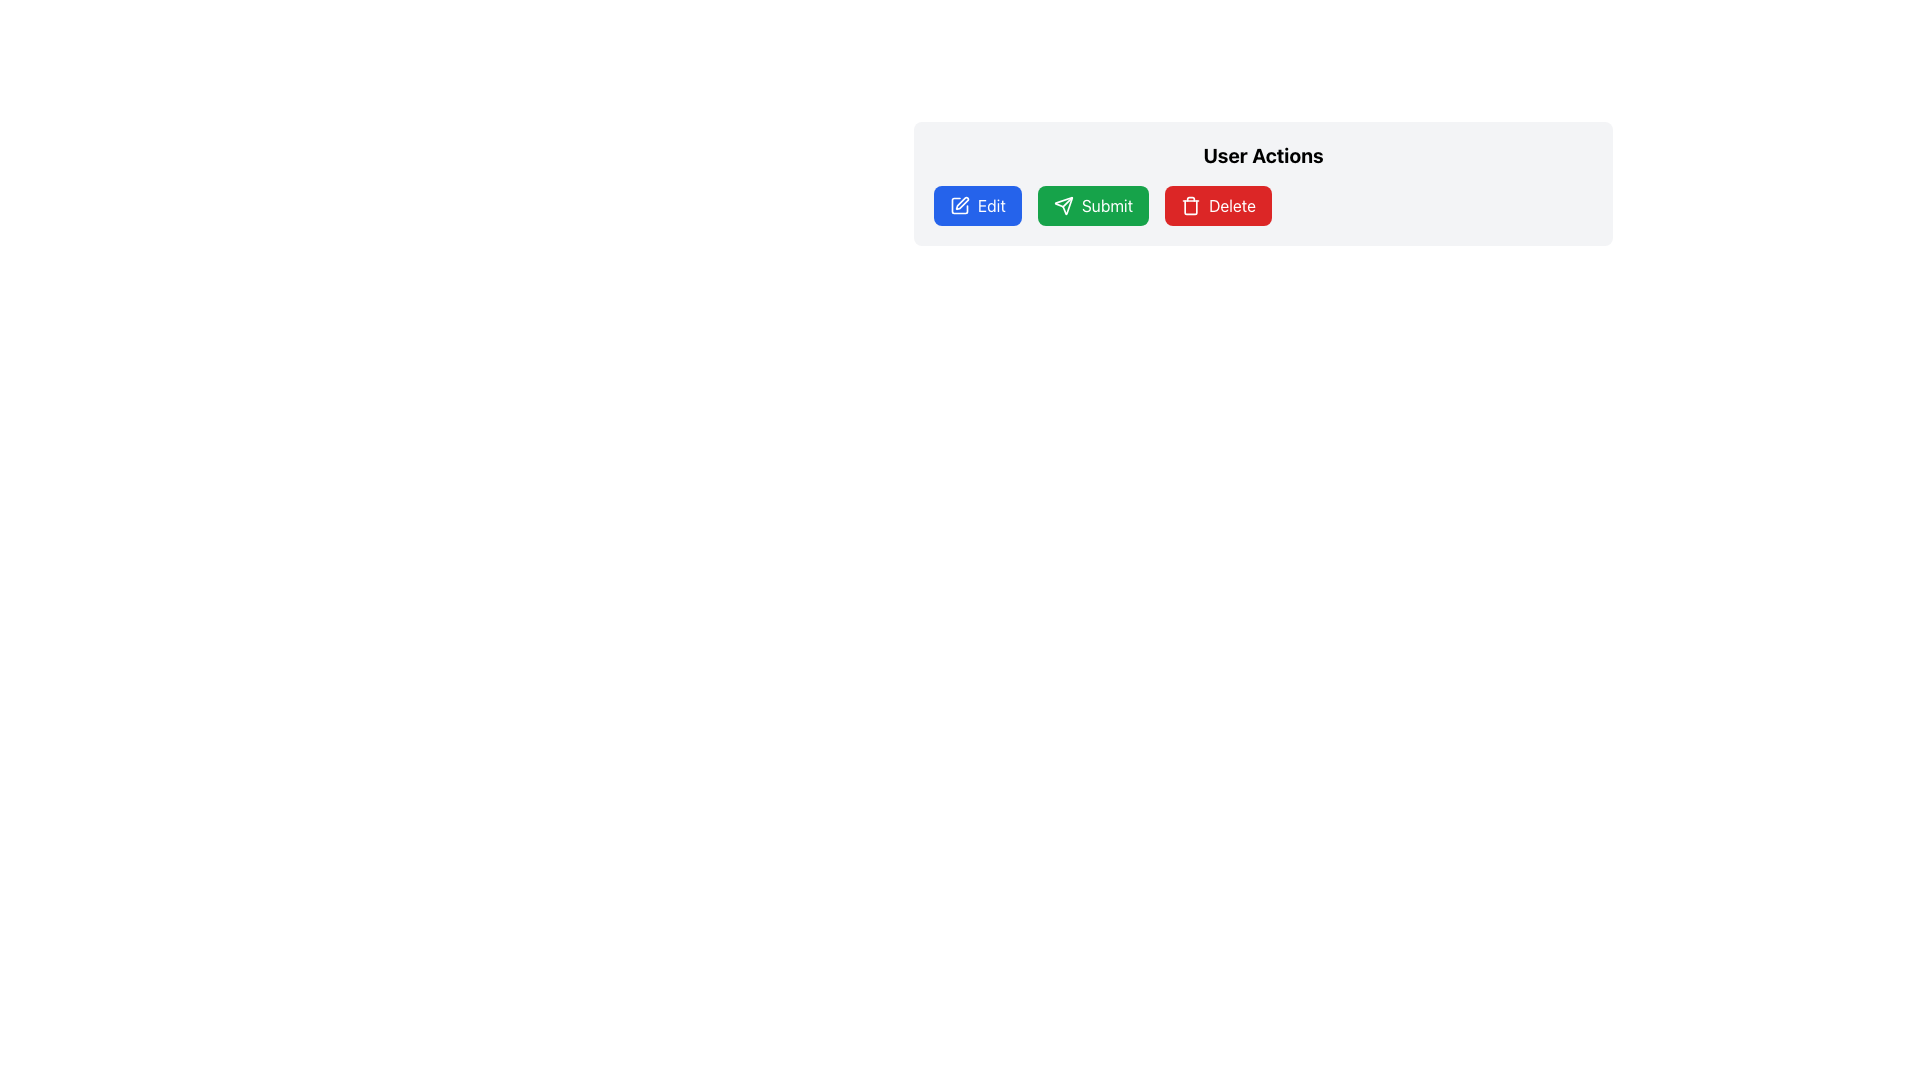 Image resolution: width=1920 pixels, height=1080 pixels. What do you see at coordinates (1262, 205) in the screenshot?
I see `the rightmost button labeled 'Delete' in the horizontal button group located under the 'User Actions' title` at bounding box center [1262, 205].